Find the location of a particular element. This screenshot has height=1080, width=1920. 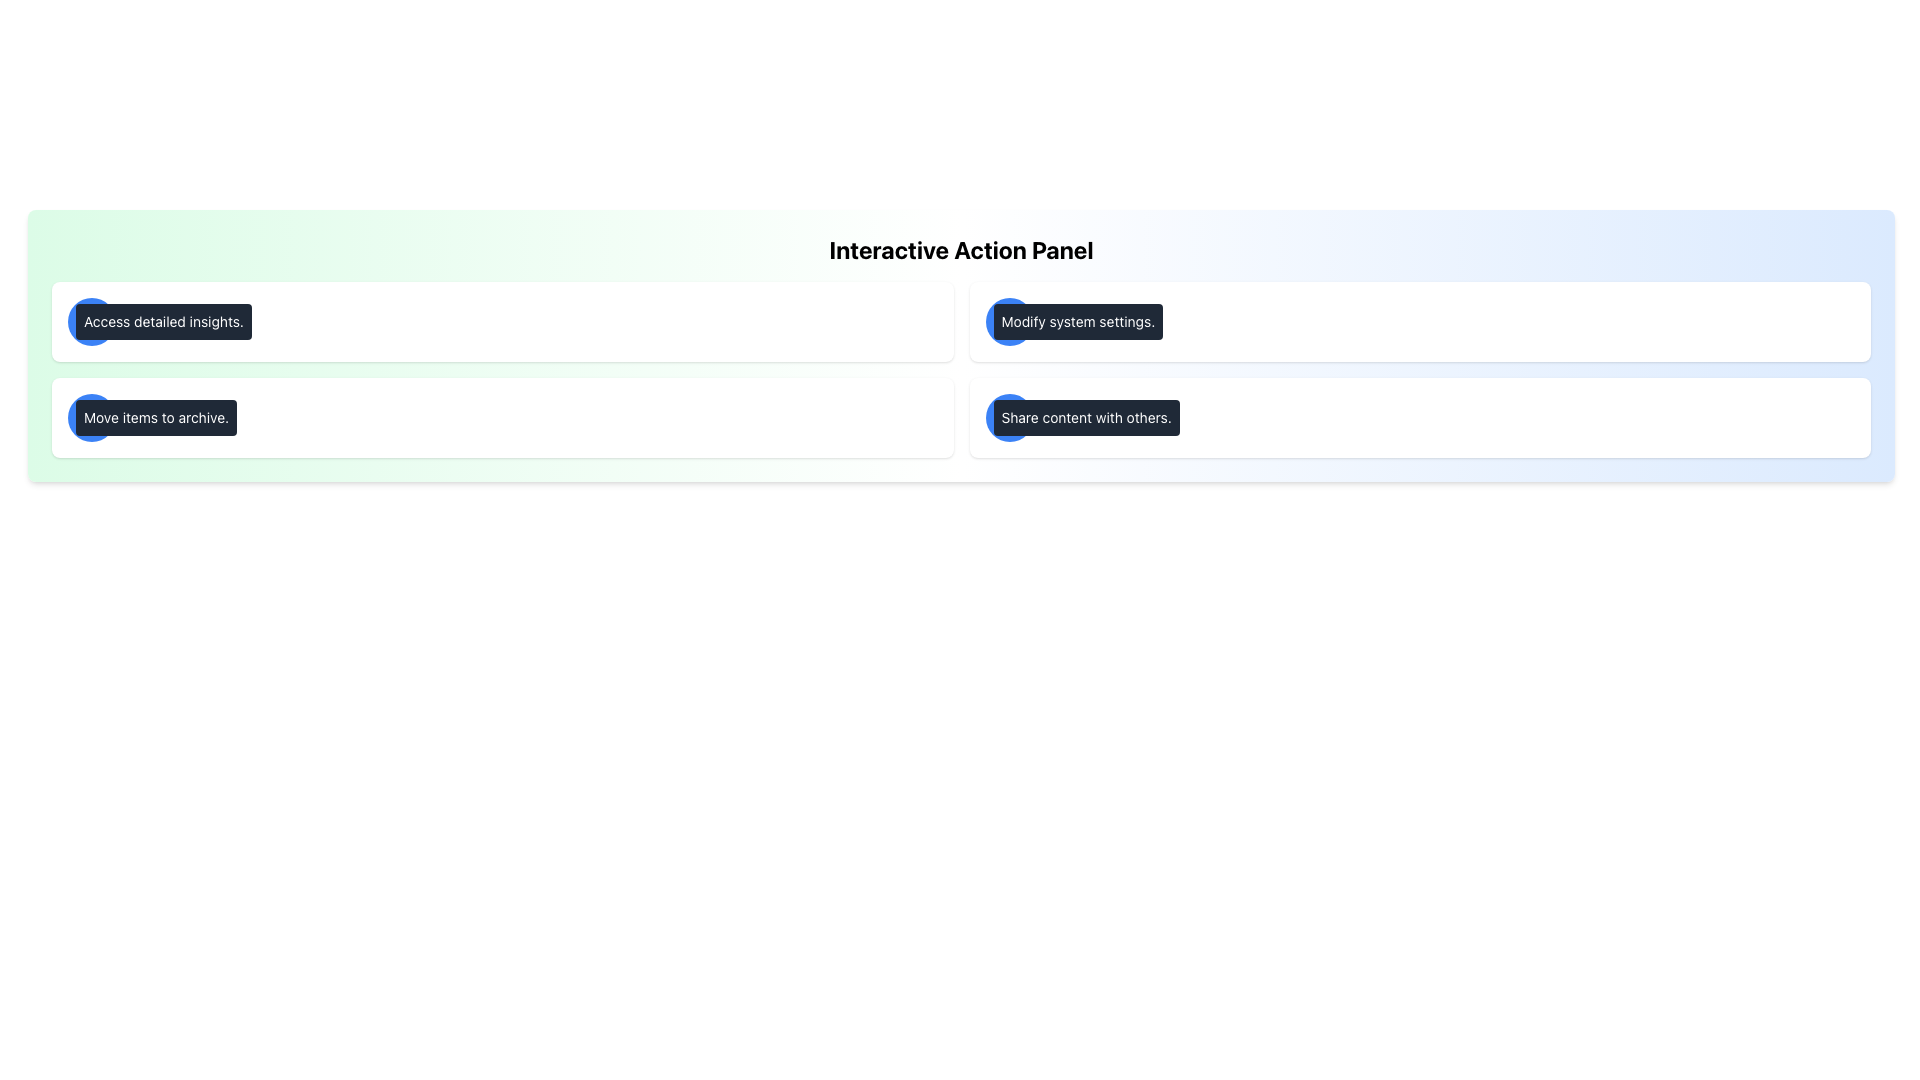

the text label displaying 'Modify system settings.' which has a black background, white text, and is located in the upper-right quadrant of the 'Interactive Action Panel' is located at coordinates (1077, 320).